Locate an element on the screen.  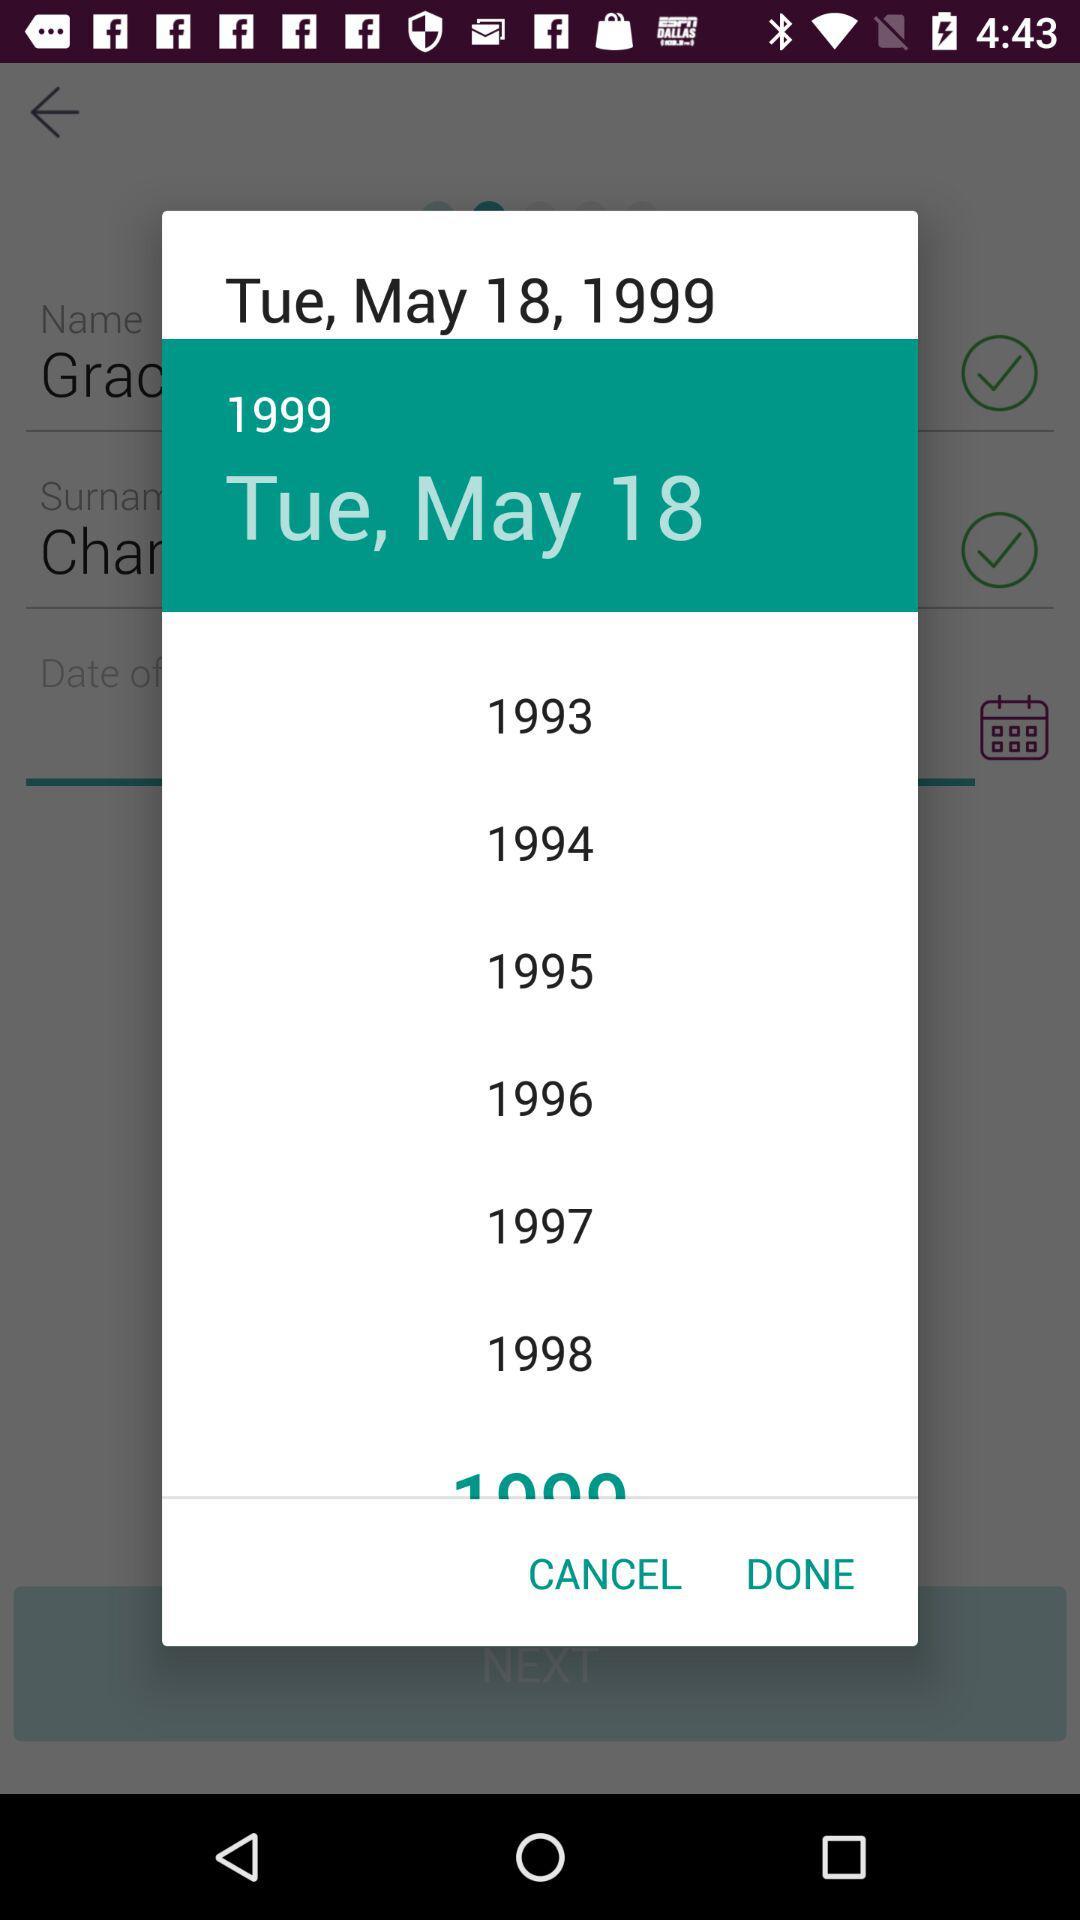
icon below the 1999 item is located at coordinates (604, 1571).